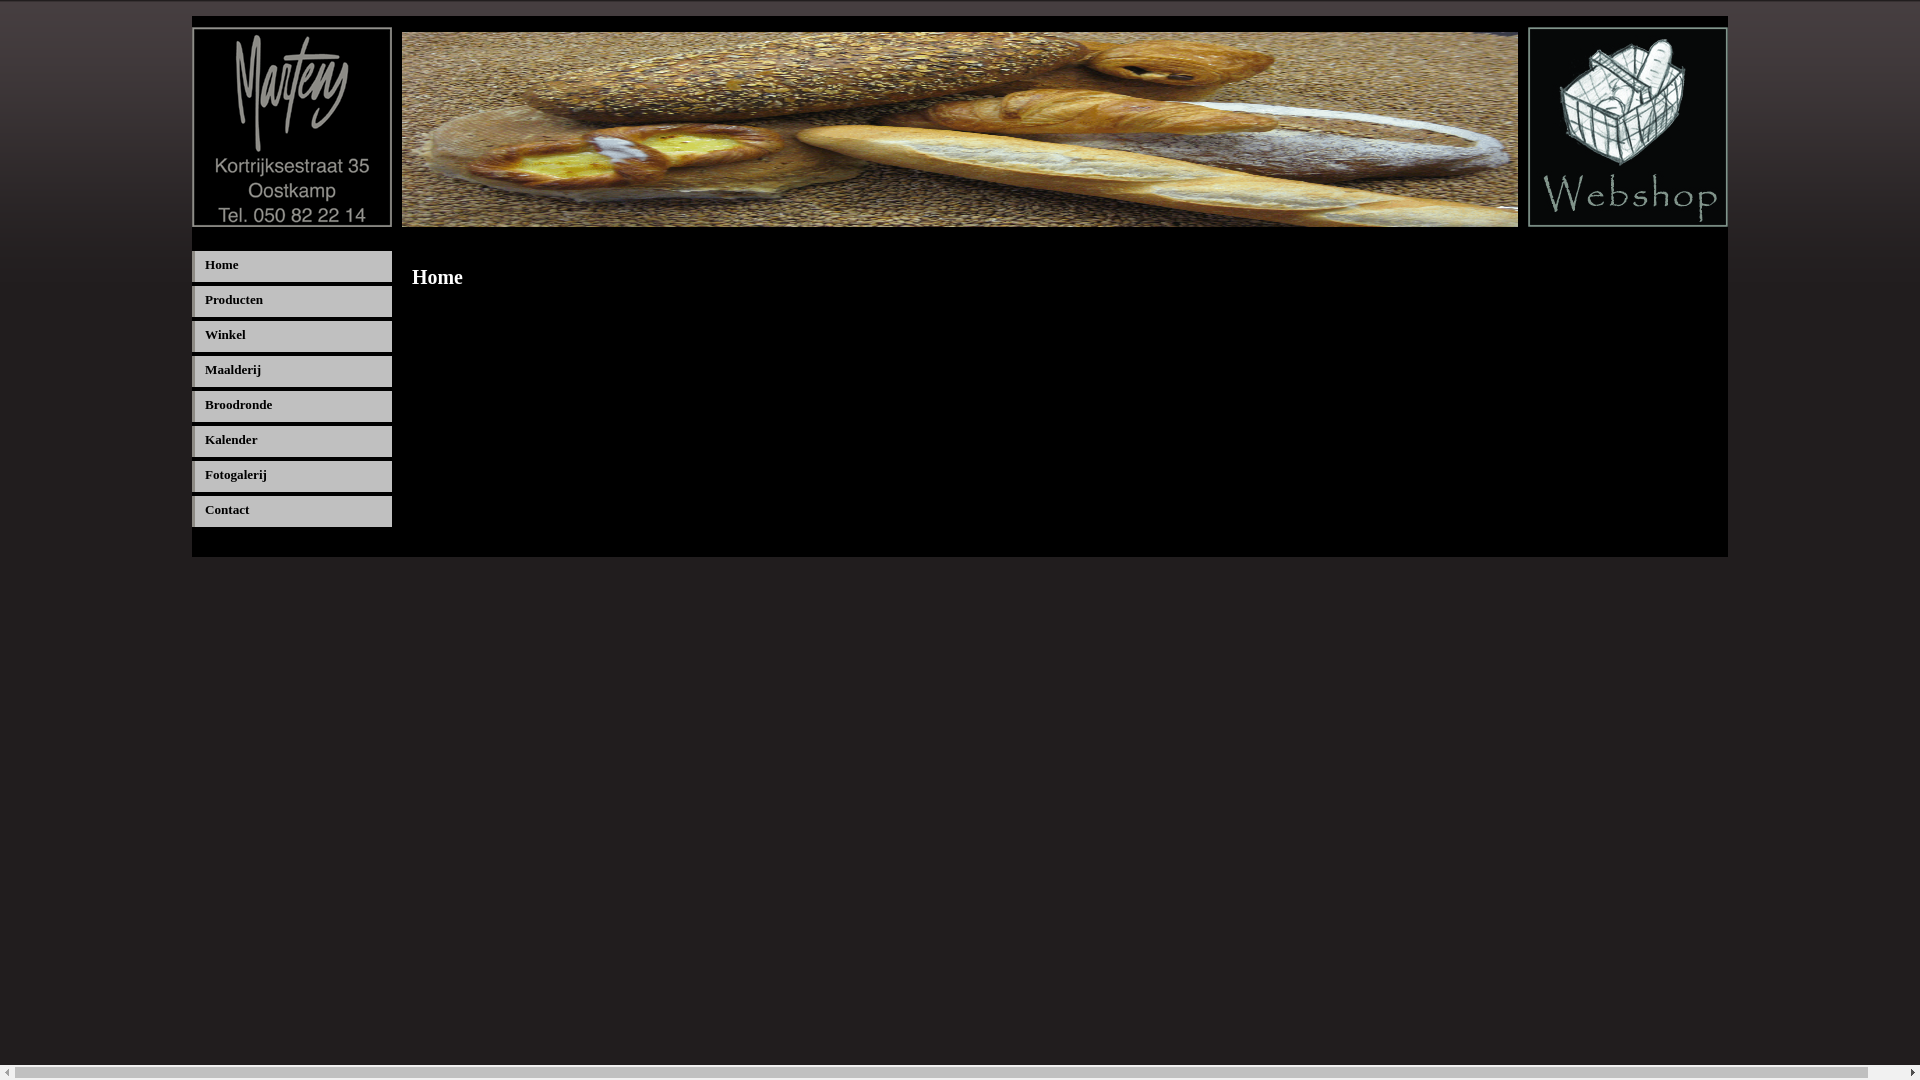 The height and width of the screenshot is (1080, 1920). I want to click on 'Kalender', so click(291, 440).